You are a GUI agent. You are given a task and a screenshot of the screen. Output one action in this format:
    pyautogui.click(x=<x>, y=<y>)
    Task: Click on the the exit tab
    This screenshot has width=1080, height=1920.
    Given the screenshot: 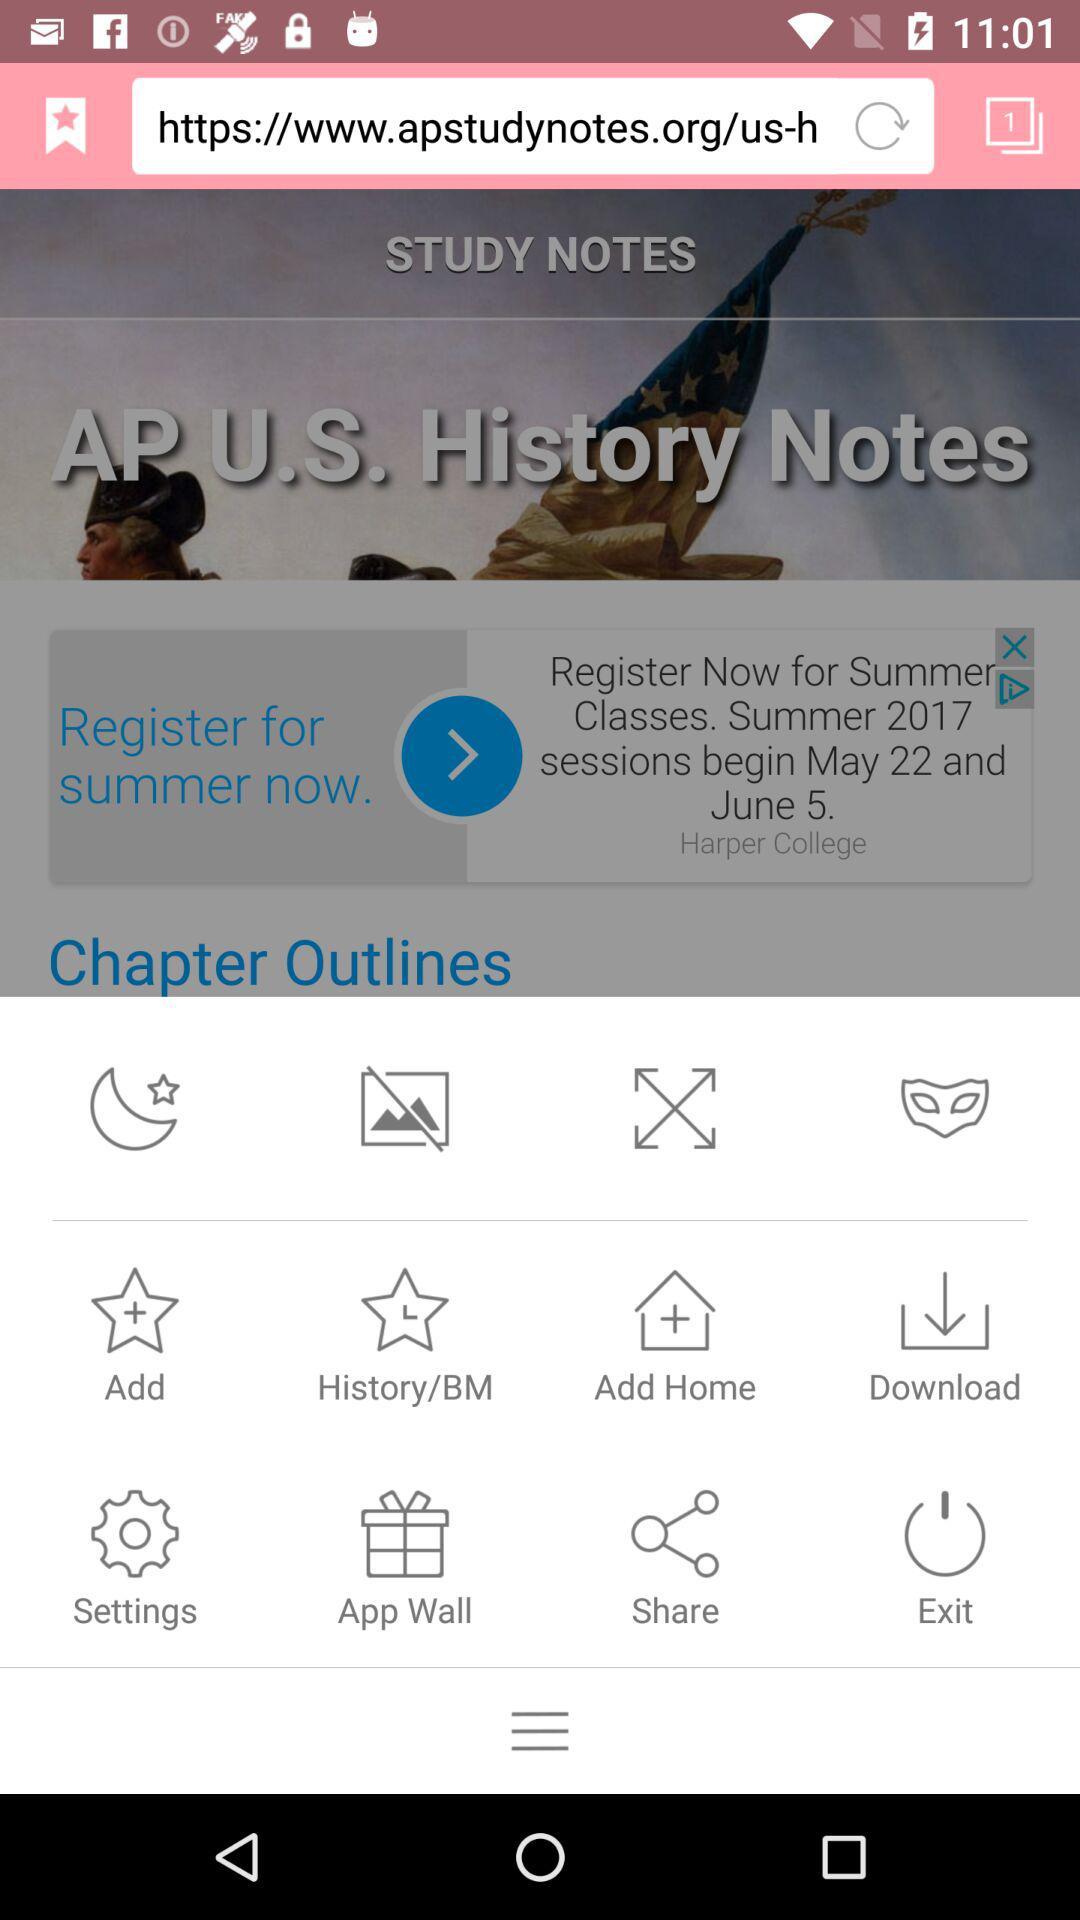 What is the action you would take?
    pyautogui.click(x=945, y=1555)
    